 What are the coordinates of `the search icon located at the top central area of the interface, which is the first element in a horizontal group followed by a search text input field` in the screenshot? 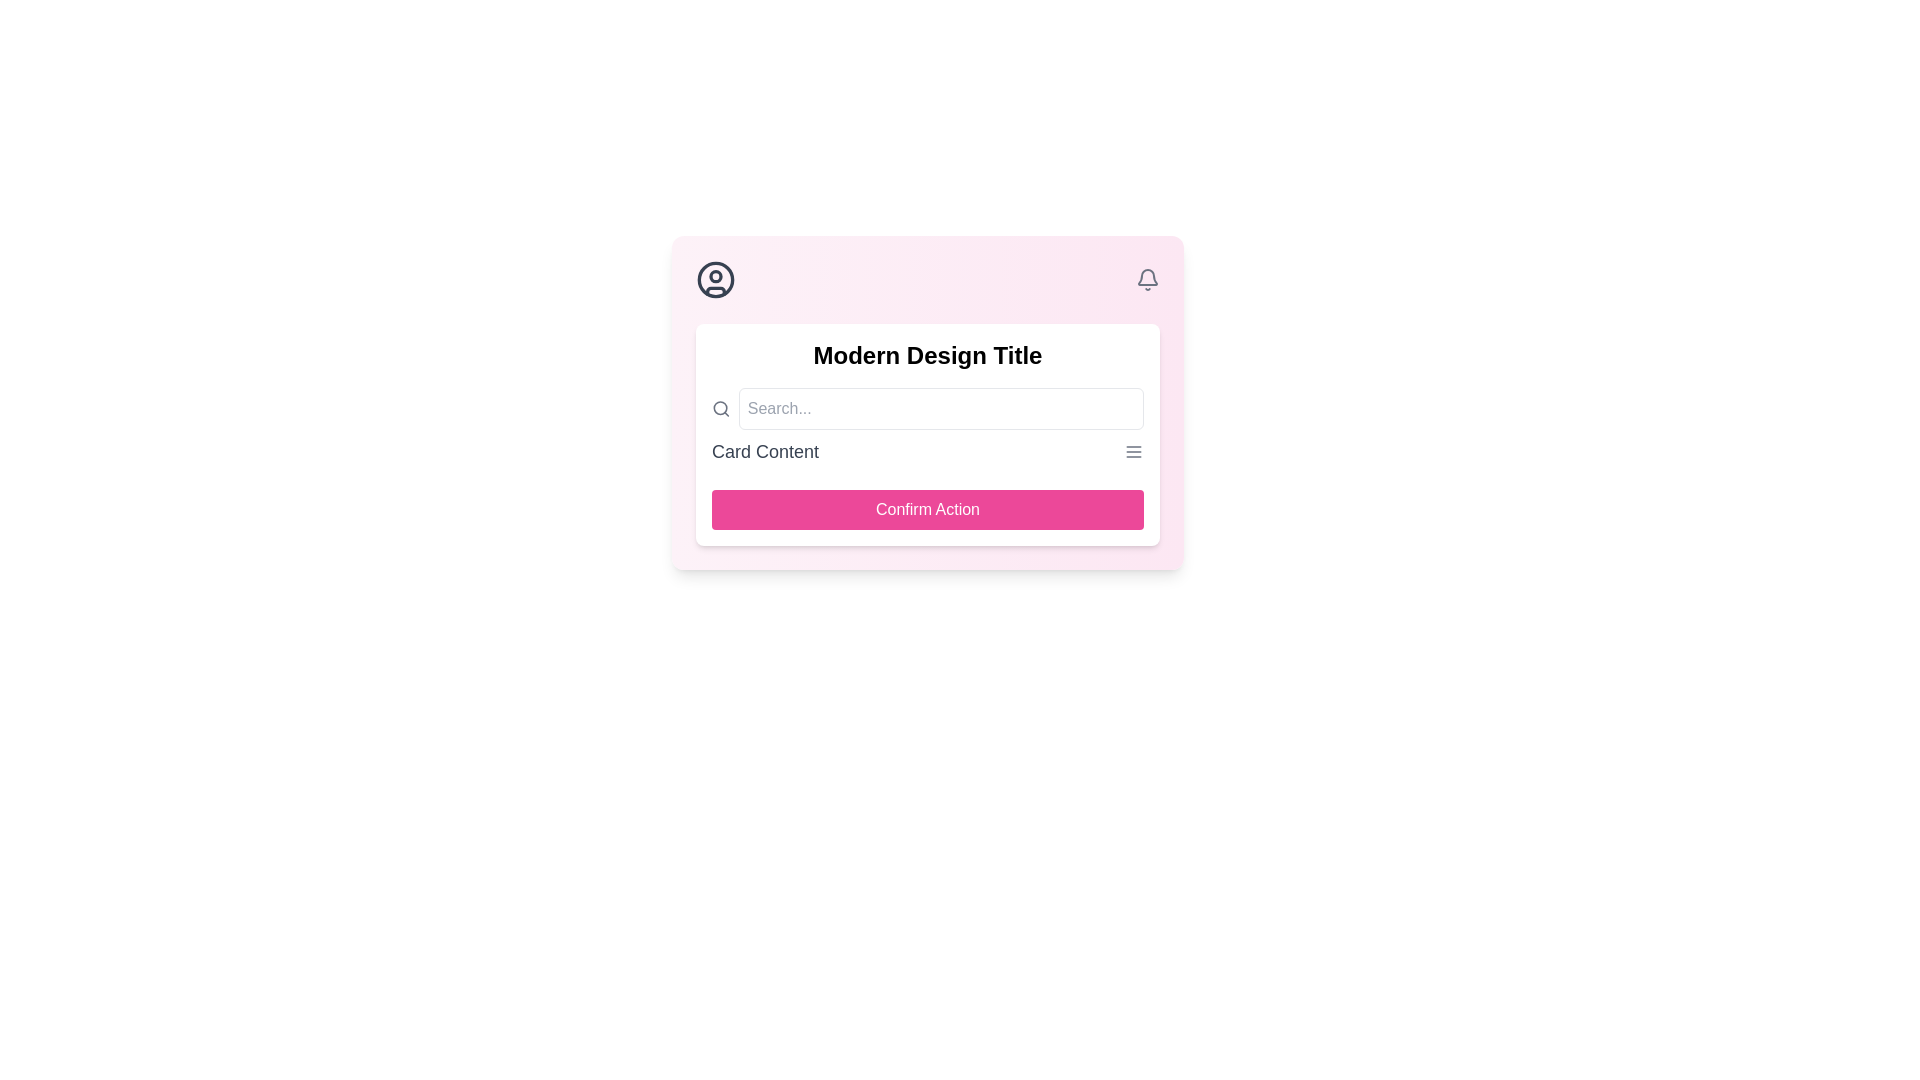 It's located at (720, 407).